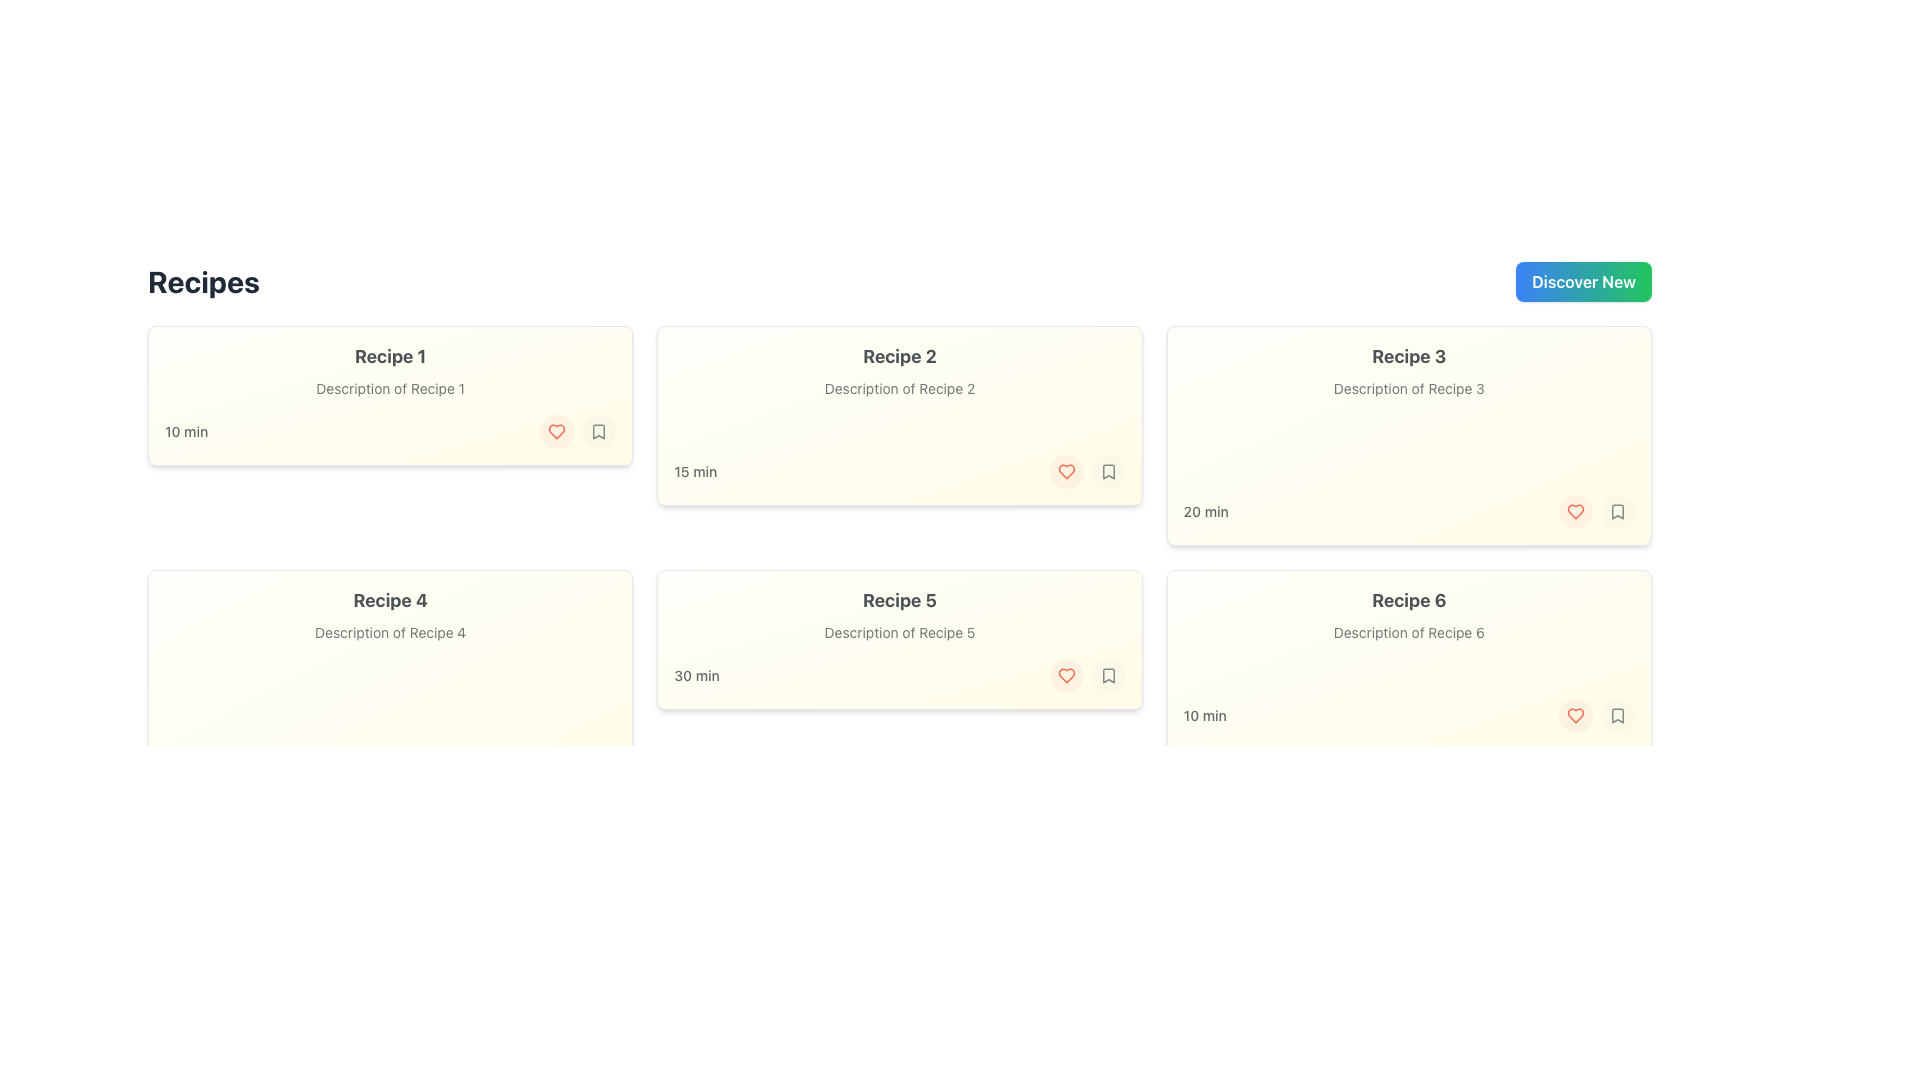 This screenshot has height=1080, width=1920. Describe the element at coordinates (1204, 715) in the screenshot. I see `text label displaying '10 min' located in the bottom-left corner of the card for 'Recipe 6', which is styled in gray color and medium font weight` at that location.